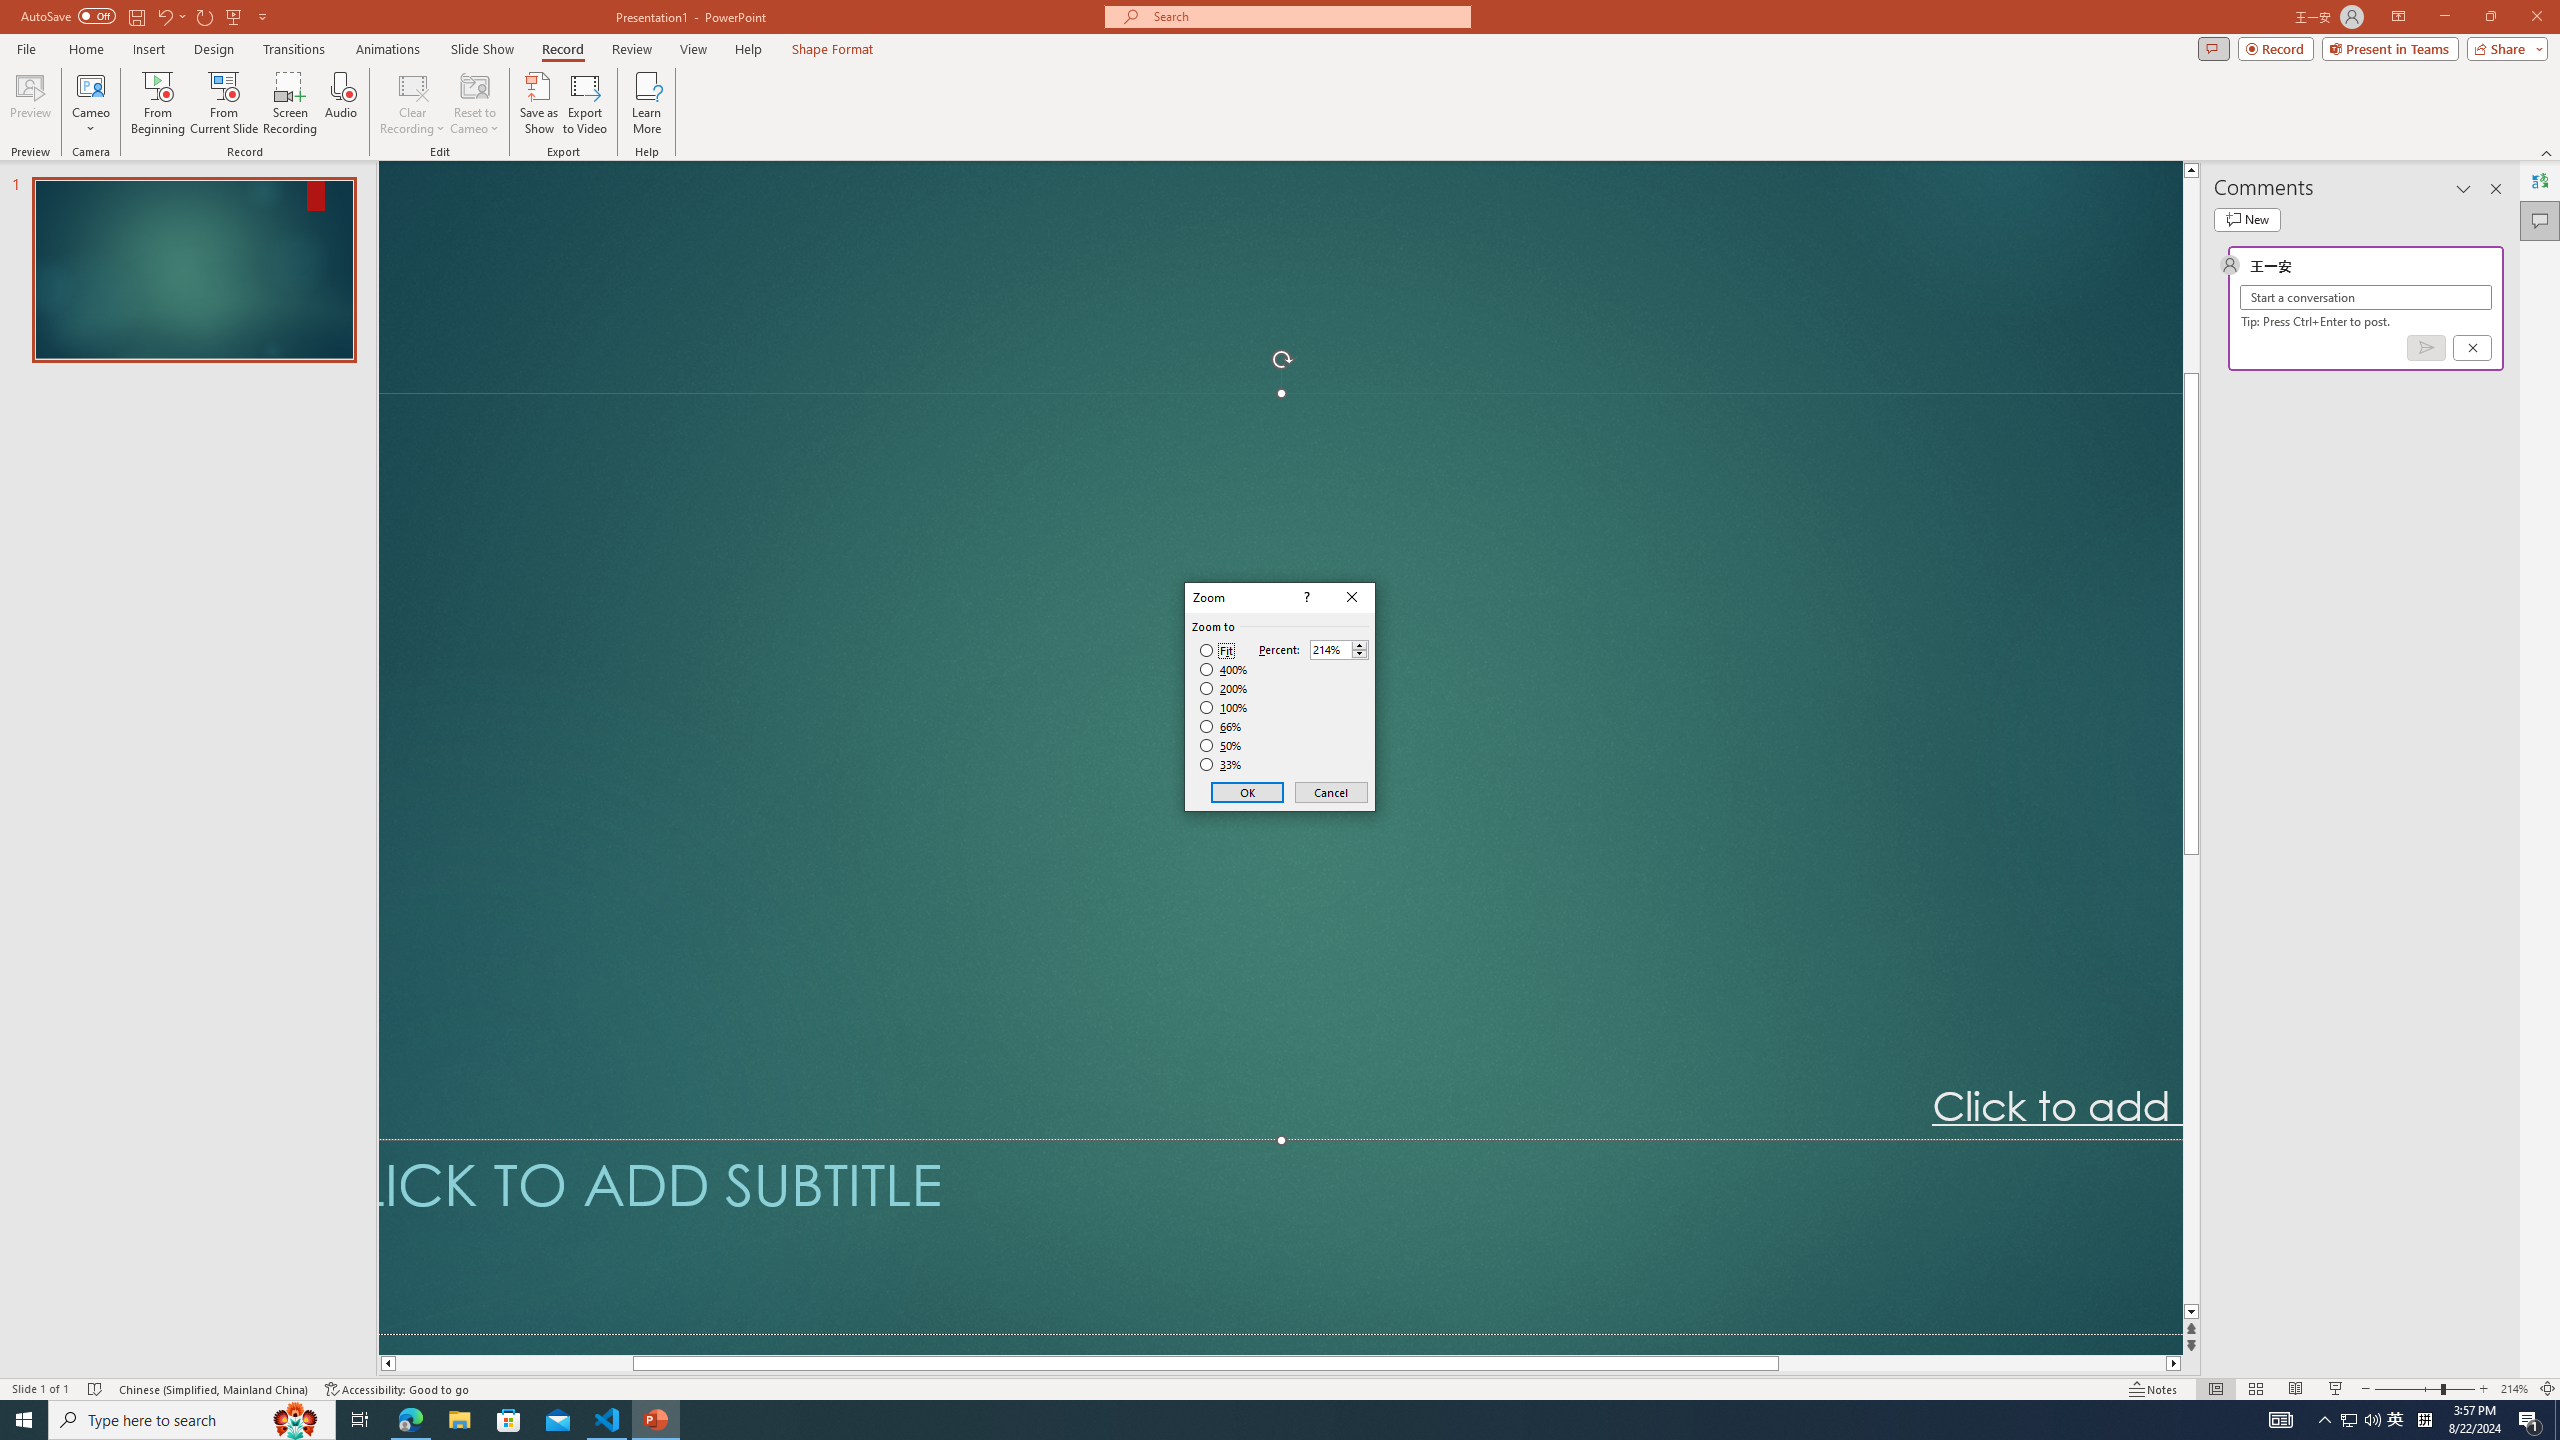 The height and width of the screenshot is (1440, 2560). What do you see at coordinates (1223, 689) in the screenshot?
I see `'200%'` at bounding box center [1223, 689].